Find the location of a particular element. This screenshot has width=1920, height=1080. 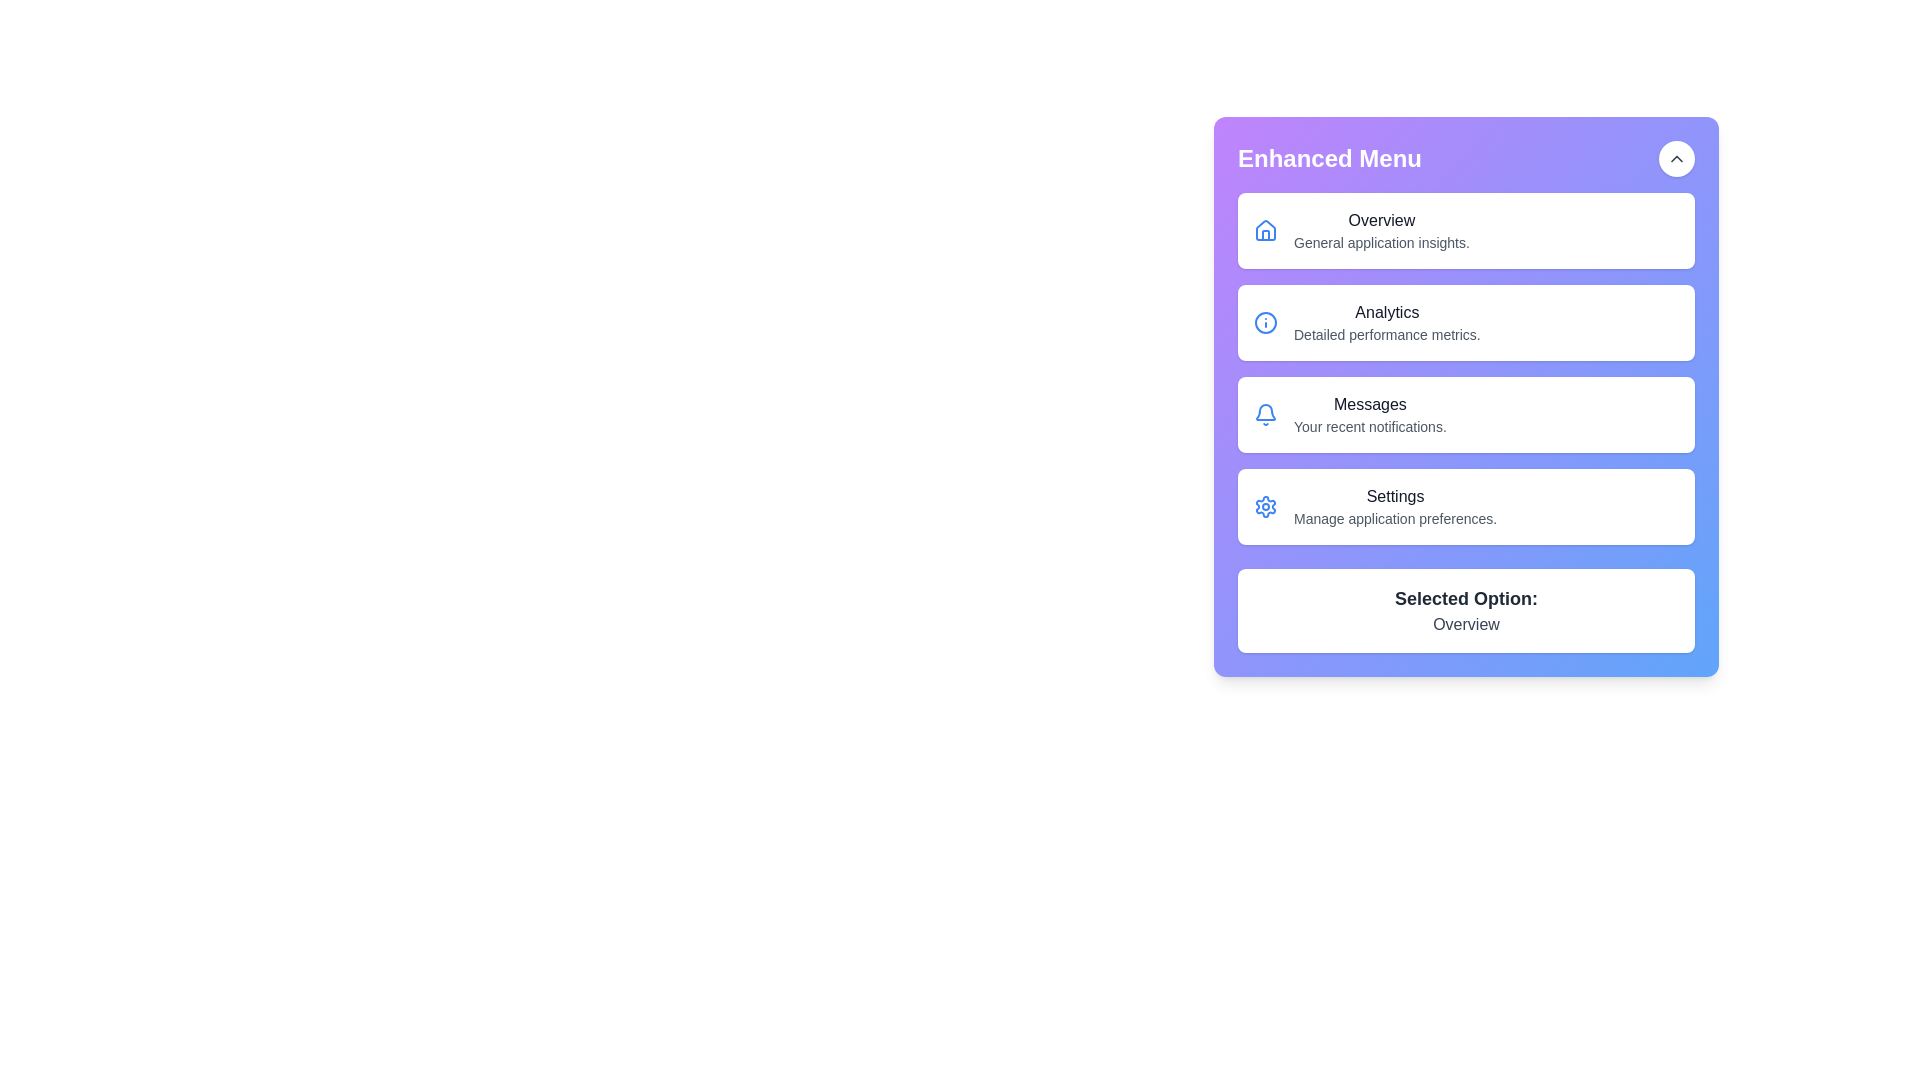

the button located at the top right corner of the 'Enhanced Menu' section, adjacent to the title text 'Enhanced Menu', to observe its styling change is located at coordinates (1676, 157).